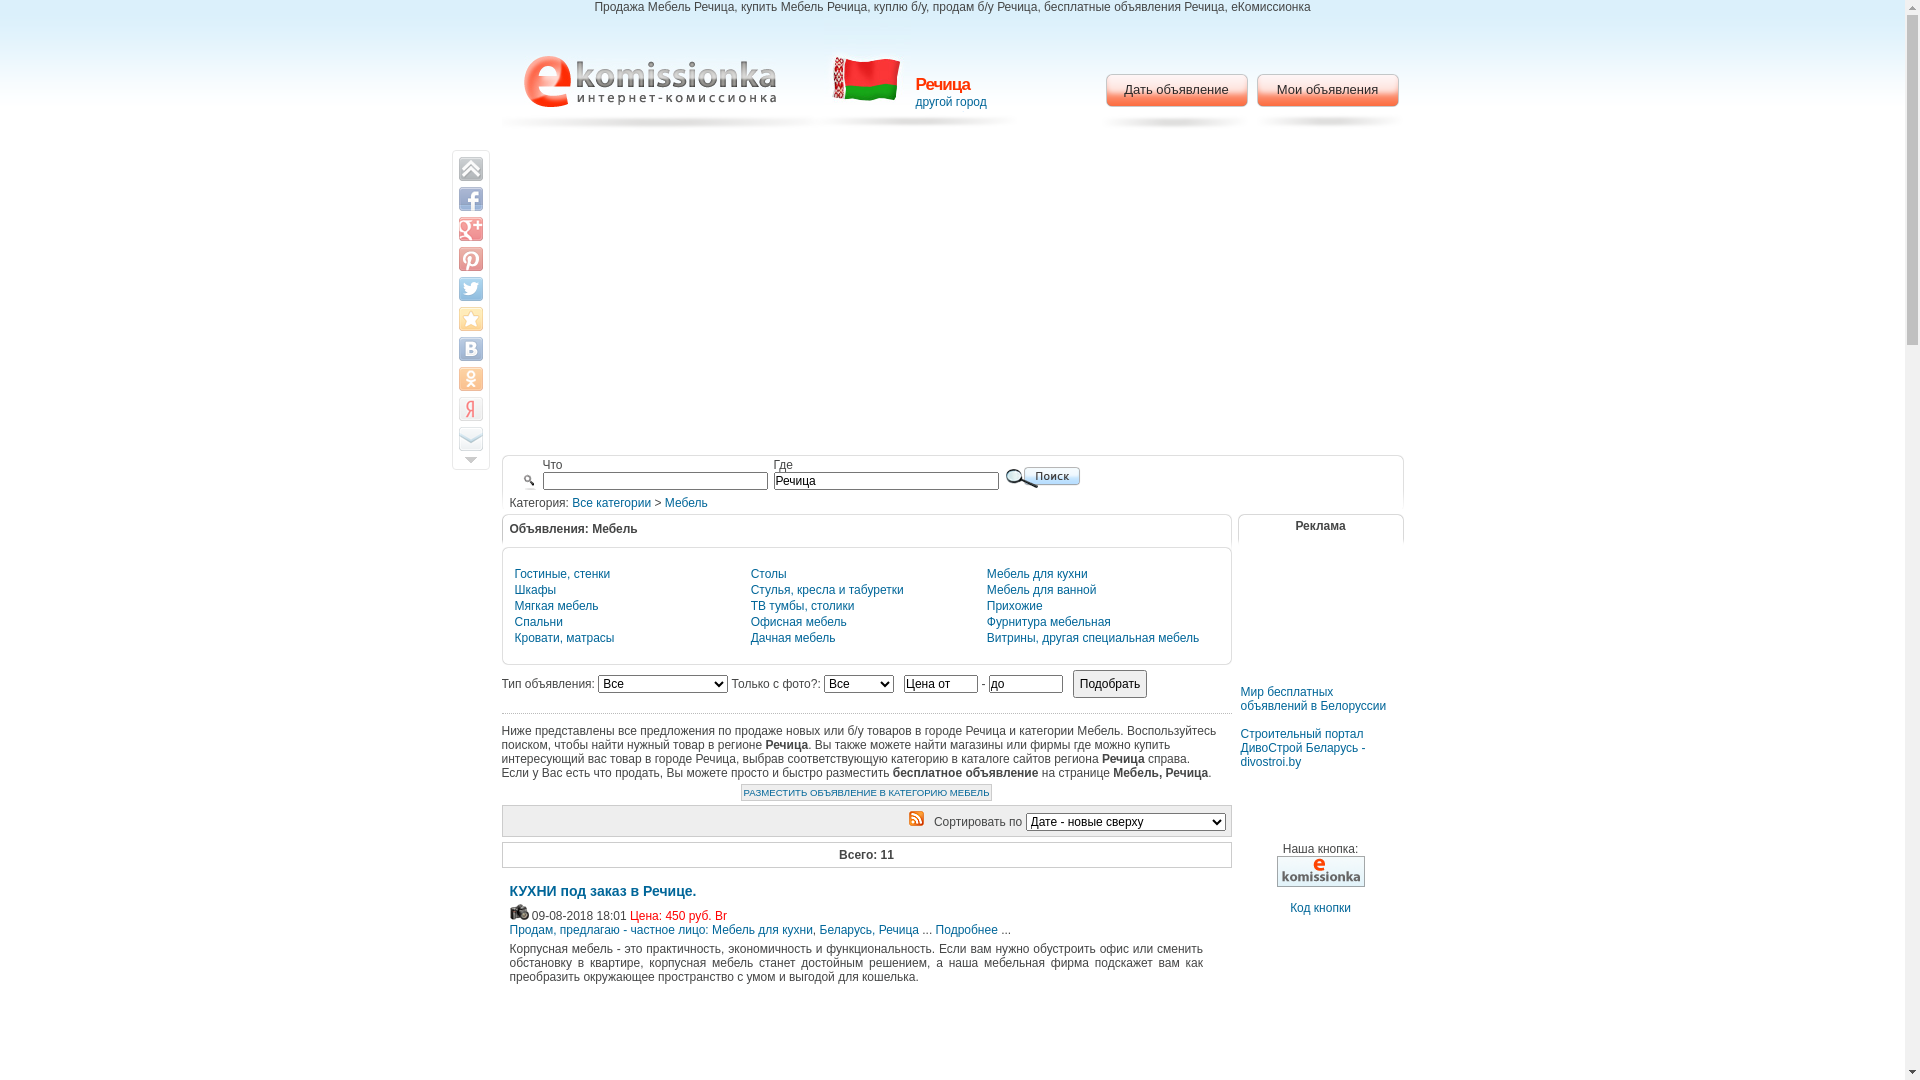  What do you see at coordinates (469, 318) in the screenshot?
I see `'Save to Browser Favorites'` at bounding box center [469, 318].